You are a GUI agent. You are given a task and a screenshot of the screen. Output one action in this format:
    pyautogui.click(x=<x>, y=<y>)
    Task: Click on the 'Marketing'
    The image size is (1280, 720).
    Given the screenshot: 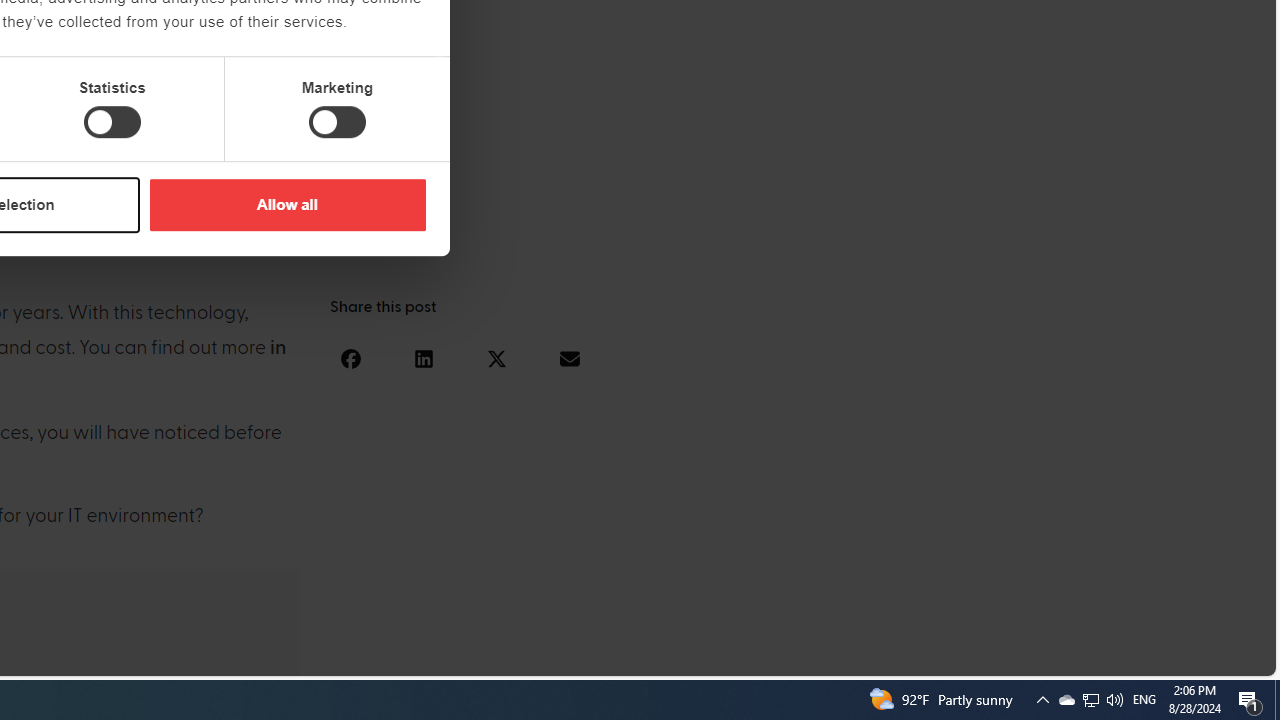 What is the action you would take?
    pyautogui.click(x=337, y=122)
    